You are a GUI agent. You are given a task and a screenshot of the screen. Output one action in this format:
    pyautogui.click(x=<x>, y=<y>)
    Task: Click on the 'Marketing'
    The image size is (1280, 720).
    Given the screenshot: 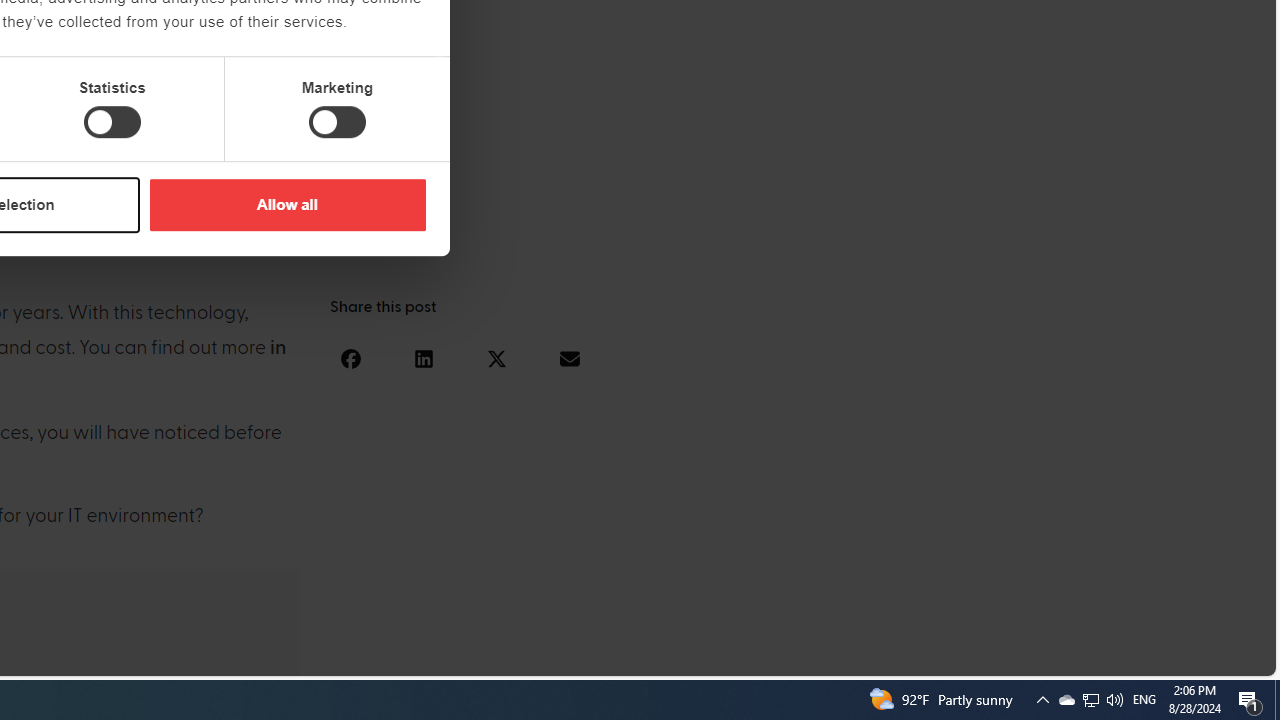 What is the action you would take?
    pyautogui.click(x=337, y=122)
    